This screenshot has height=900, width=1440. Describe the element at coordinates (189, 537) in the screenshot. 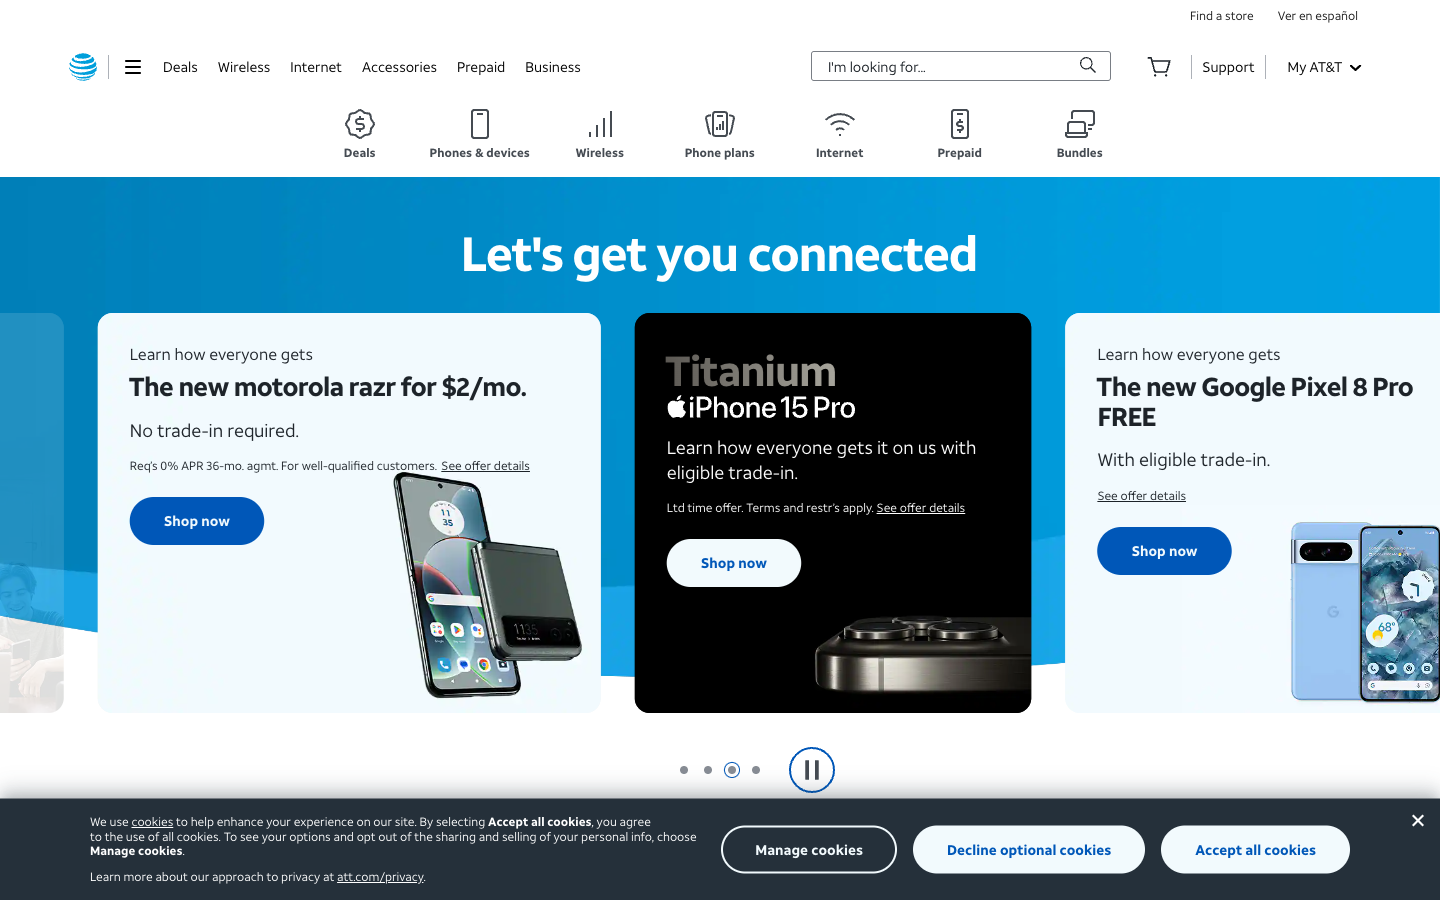

I see `Verify the offer for Motorola Razr` at that location.